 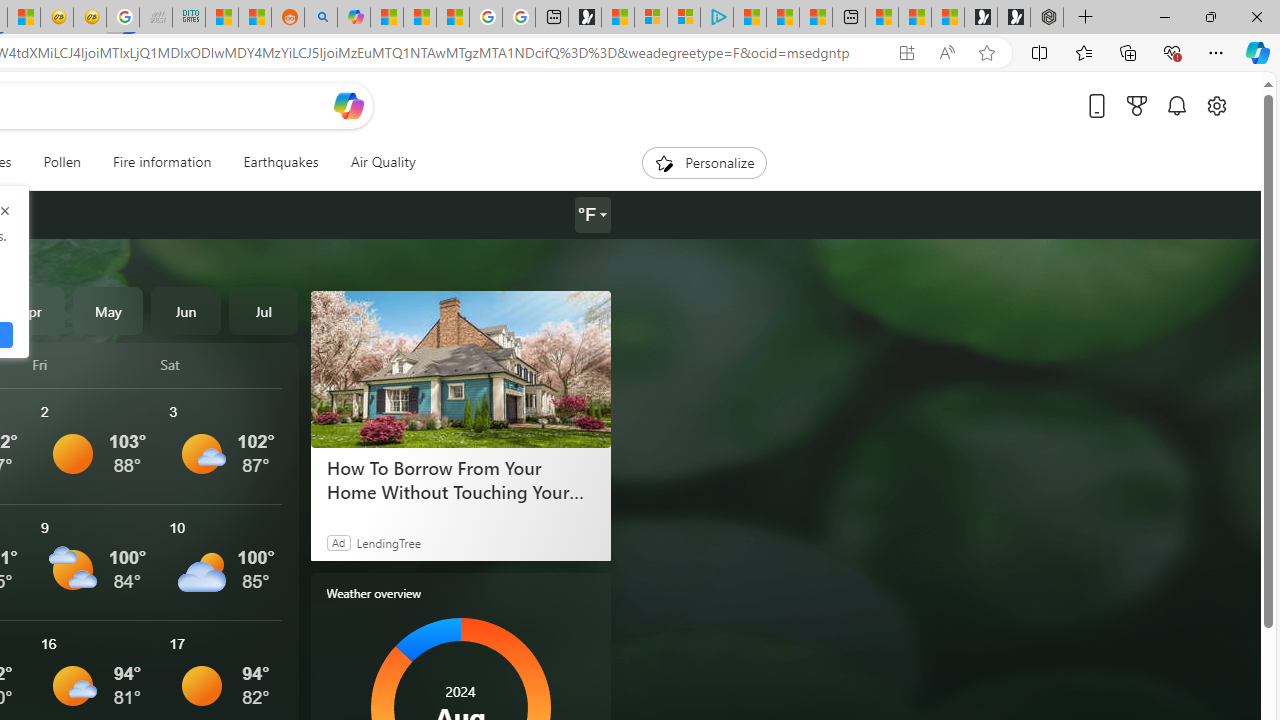 What do you see at coordinates (1137, 105) in the screenshot?
I see `'Microsoft rewards'` at bounding box center [1137, 105].